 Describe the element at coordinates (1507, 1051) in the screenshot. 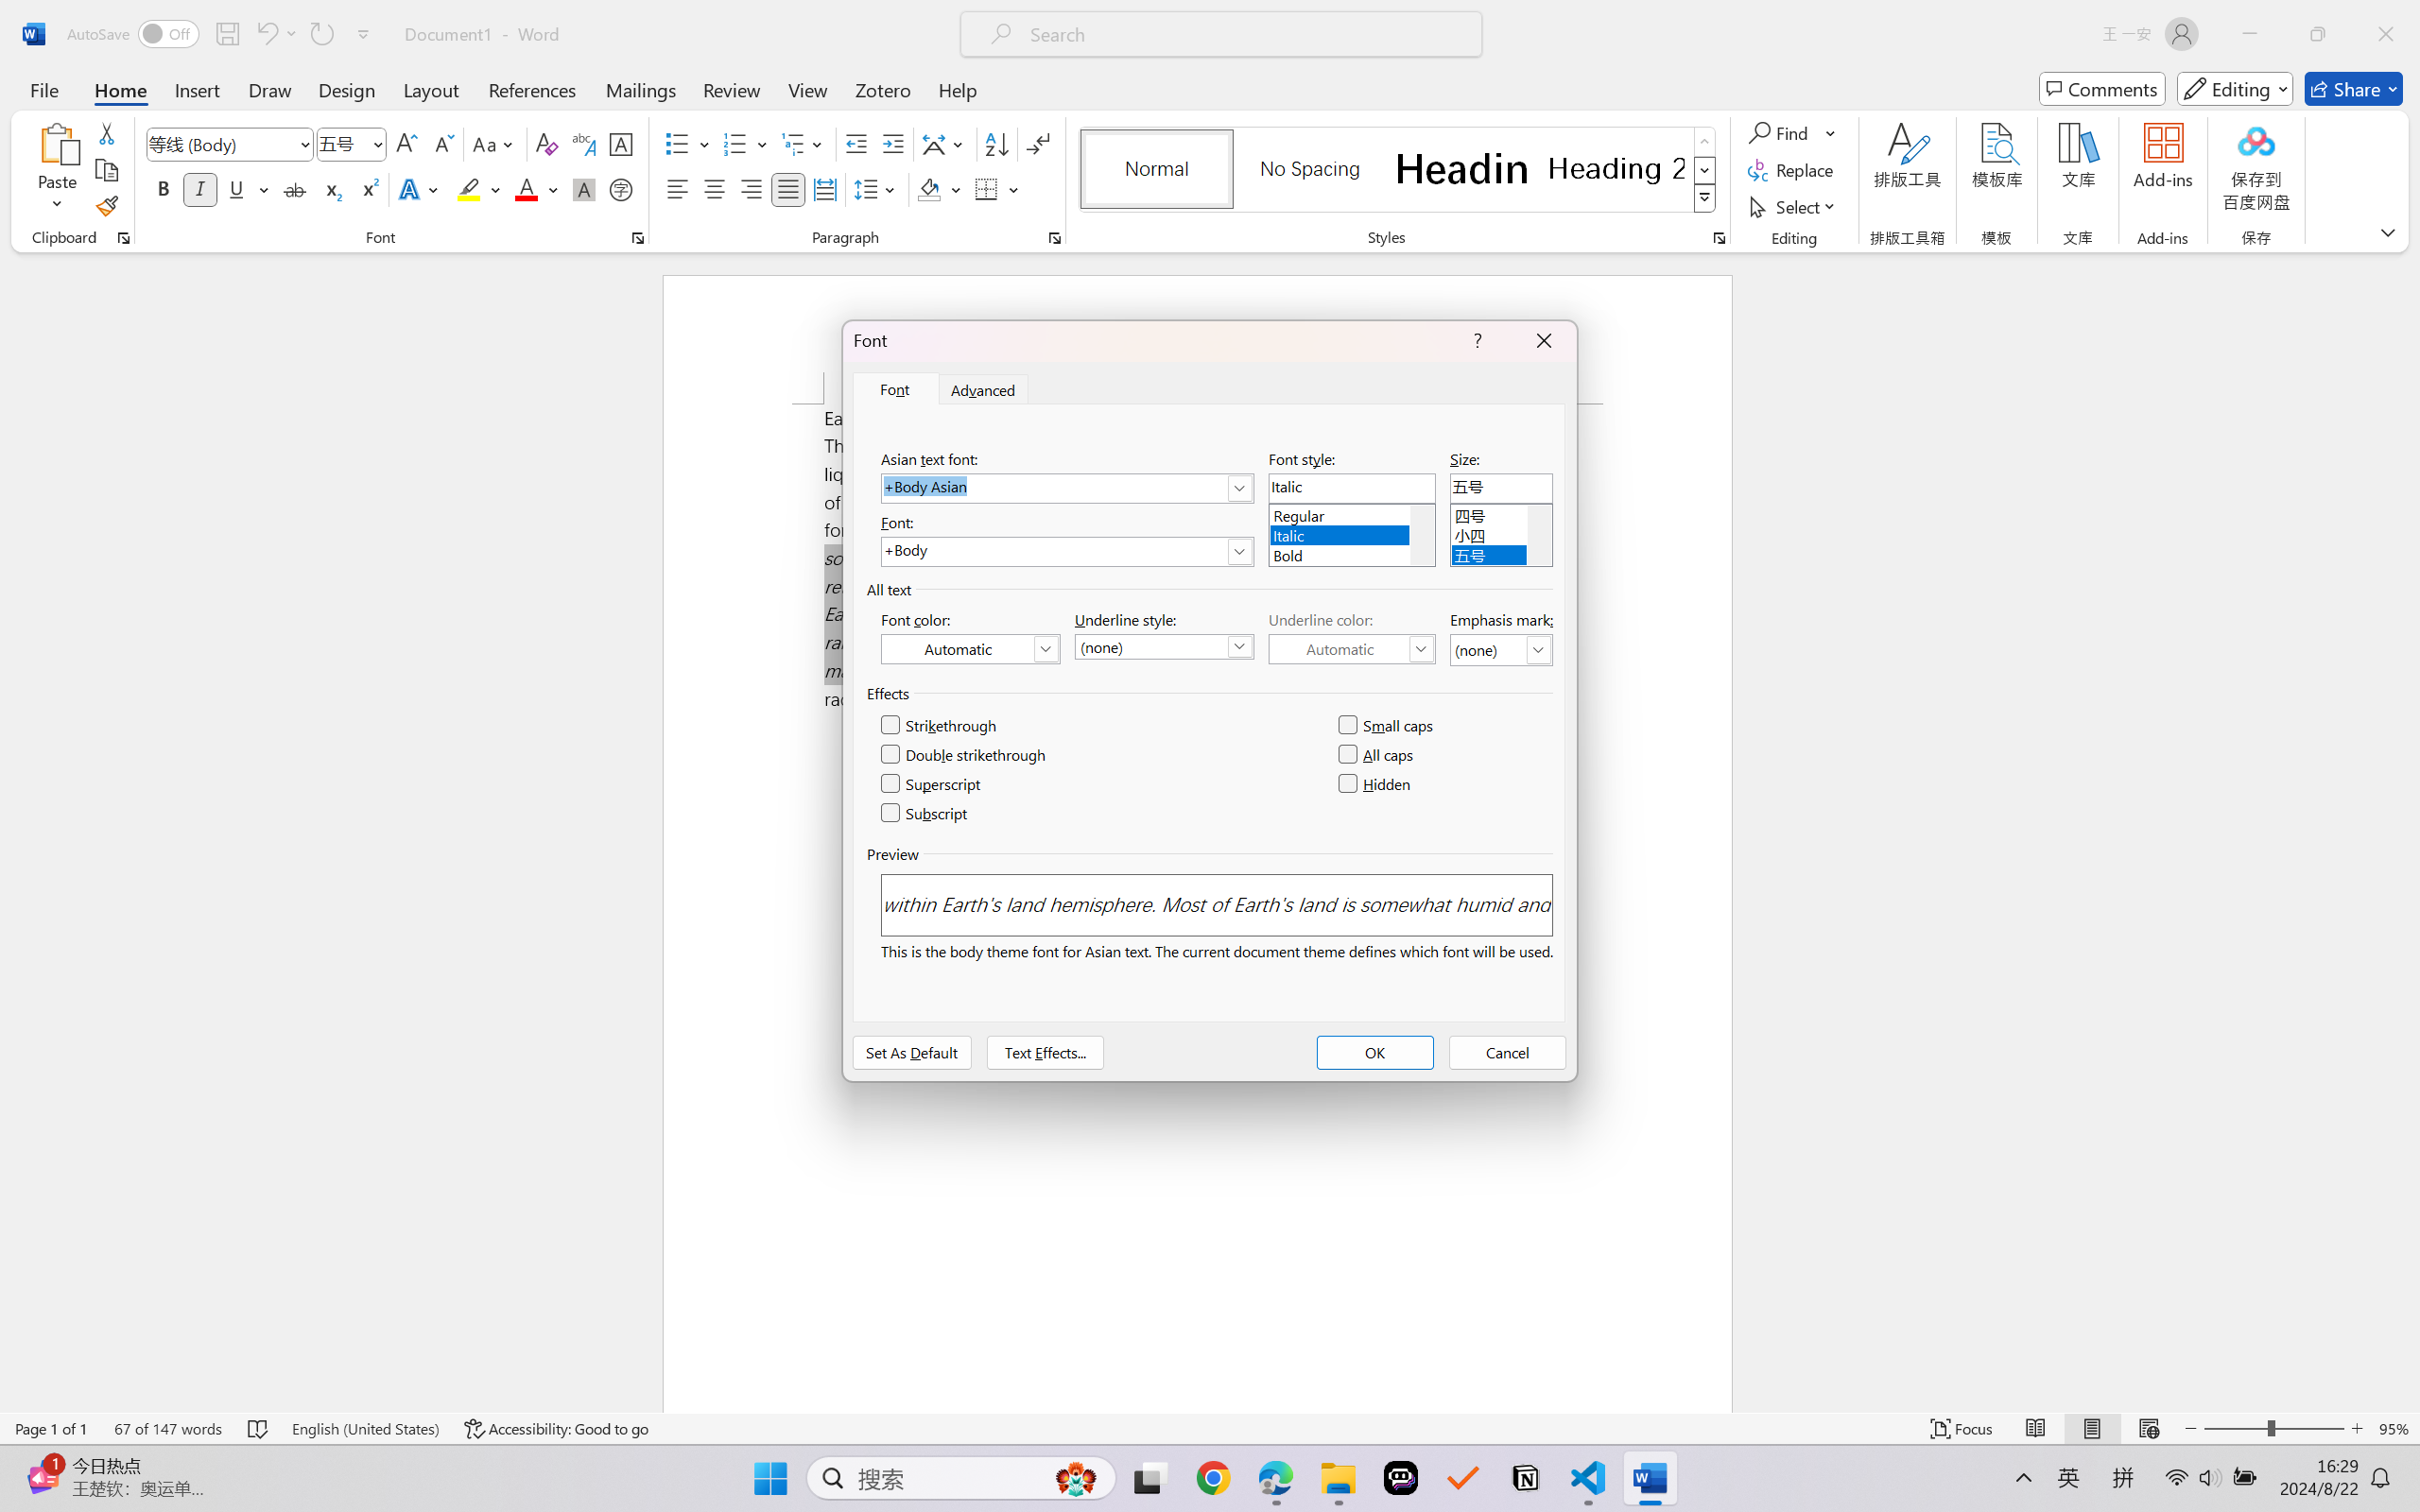

I see `'Cancel'` at that location.